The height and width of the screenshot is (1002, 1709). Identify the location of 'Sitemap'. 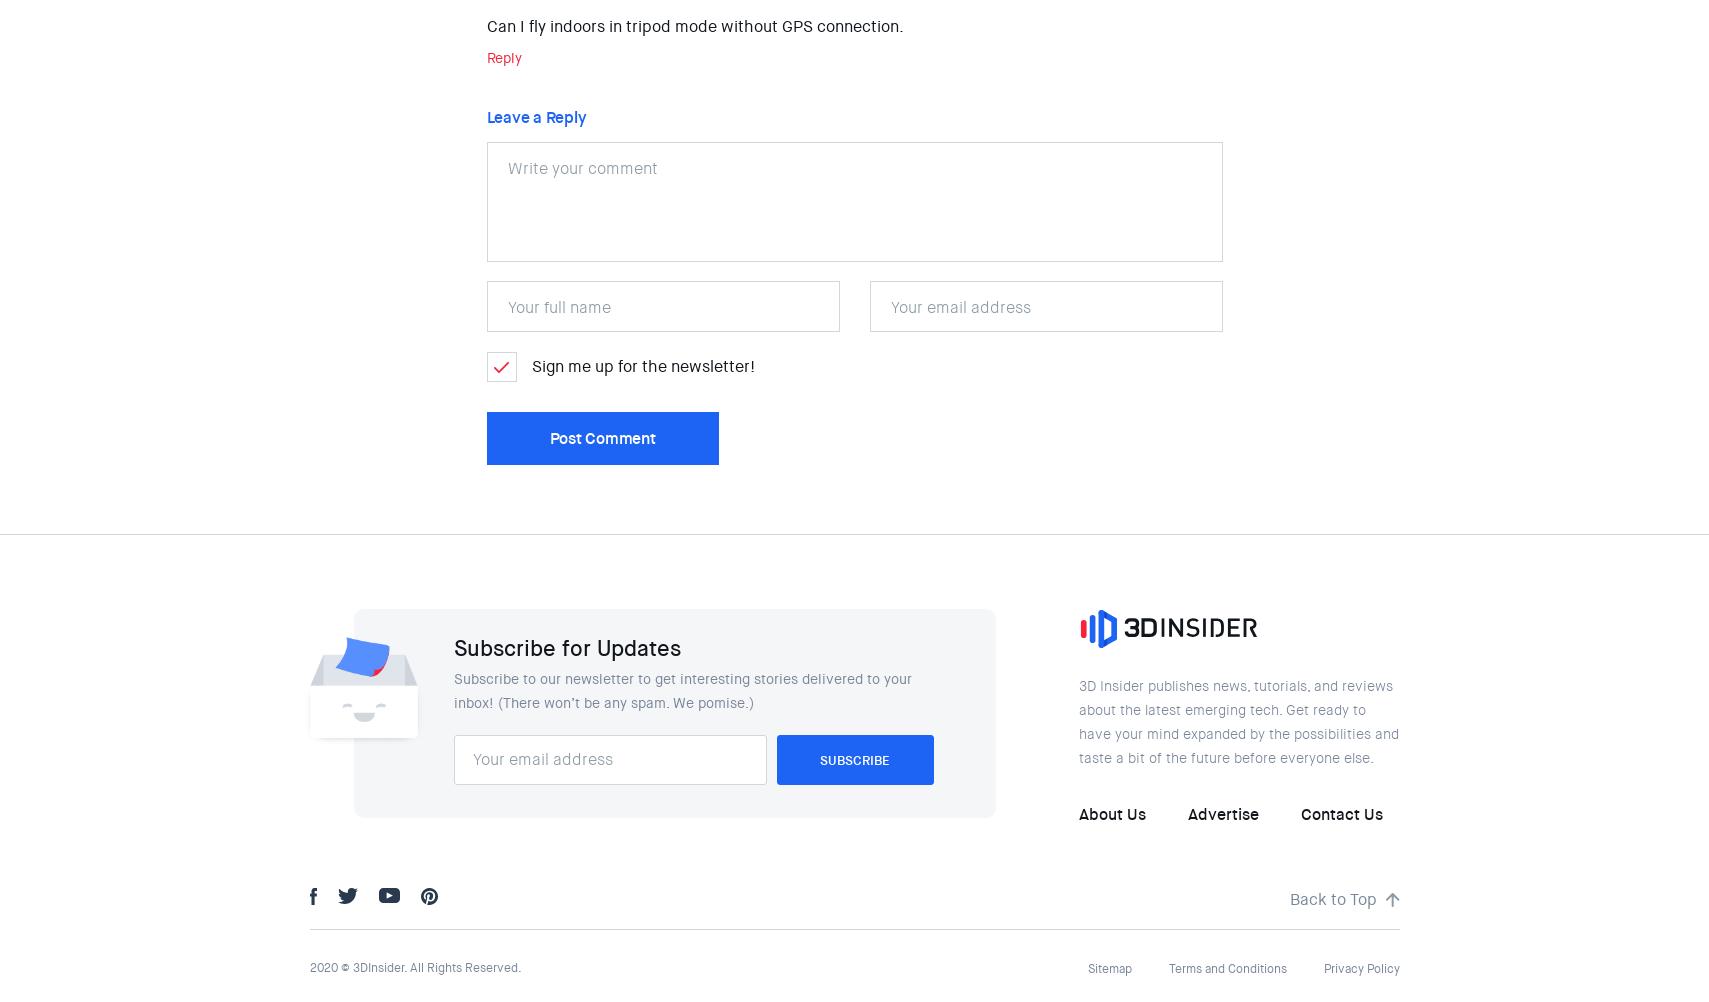
(1108, 968).